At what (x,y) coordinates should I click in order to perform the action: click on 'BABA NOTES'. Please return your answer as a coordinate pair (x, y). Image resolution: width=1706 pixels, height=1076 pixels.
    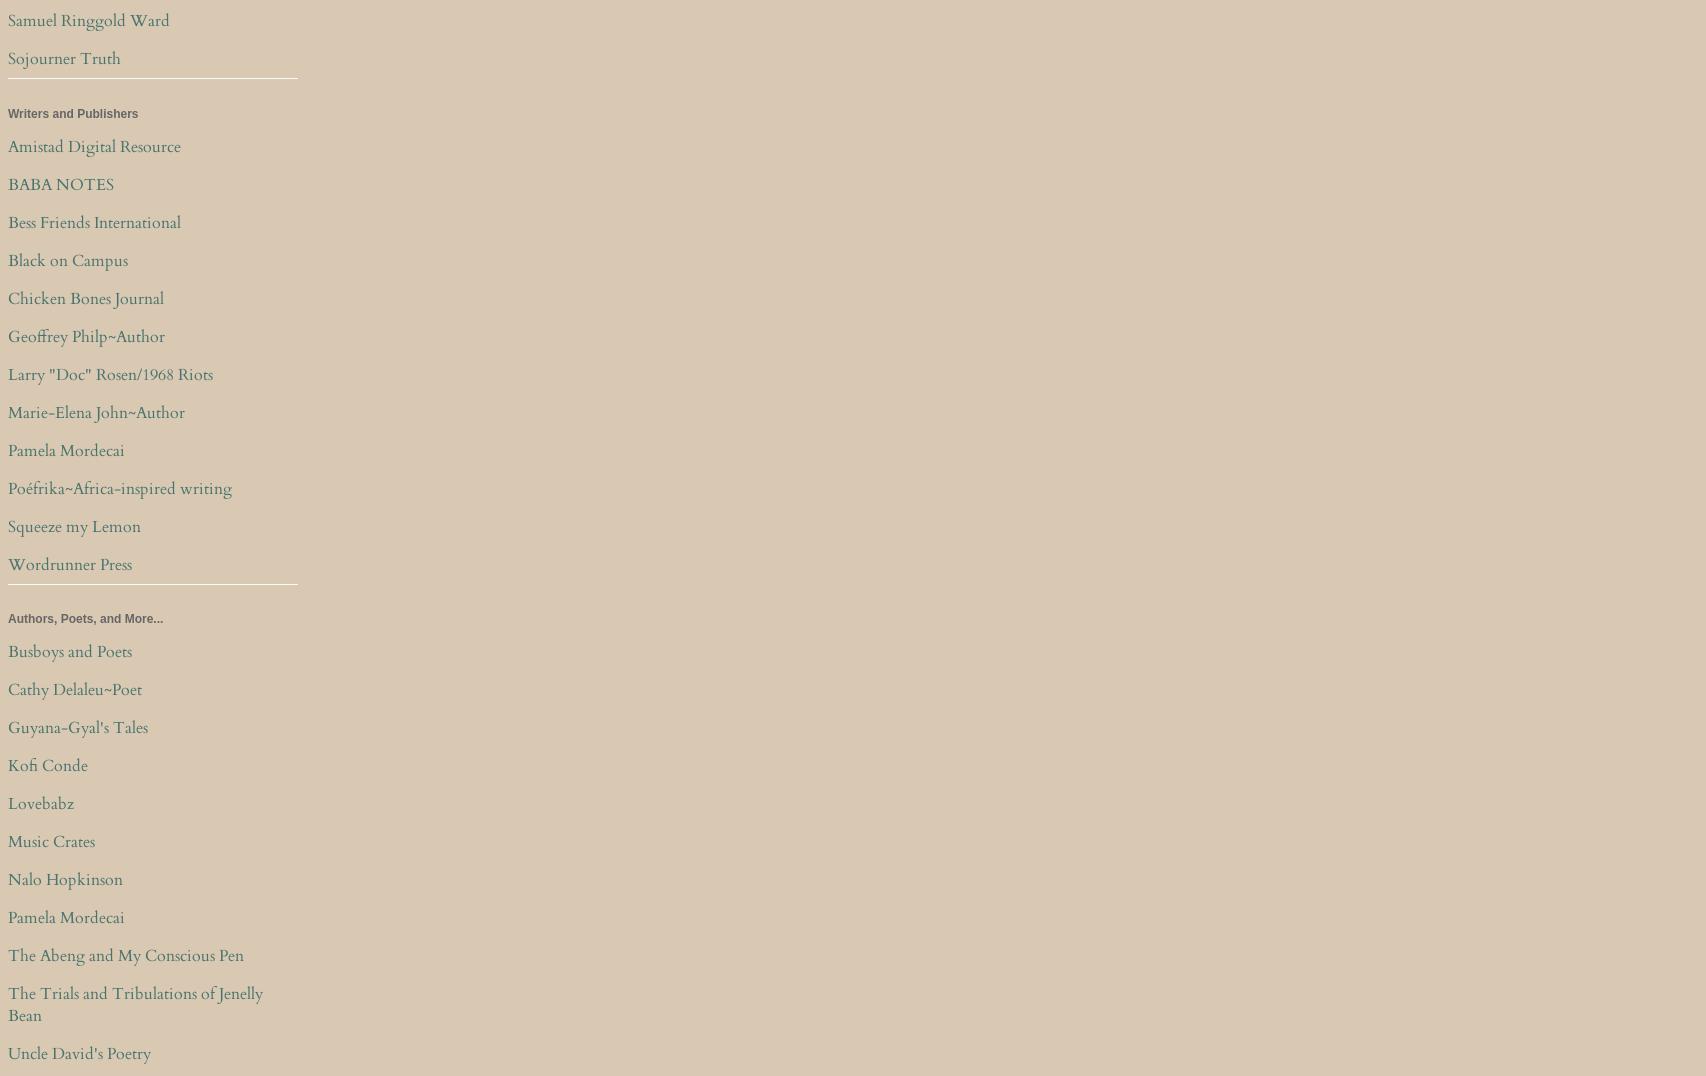
    Looking at the image, I should click on (61, 182).